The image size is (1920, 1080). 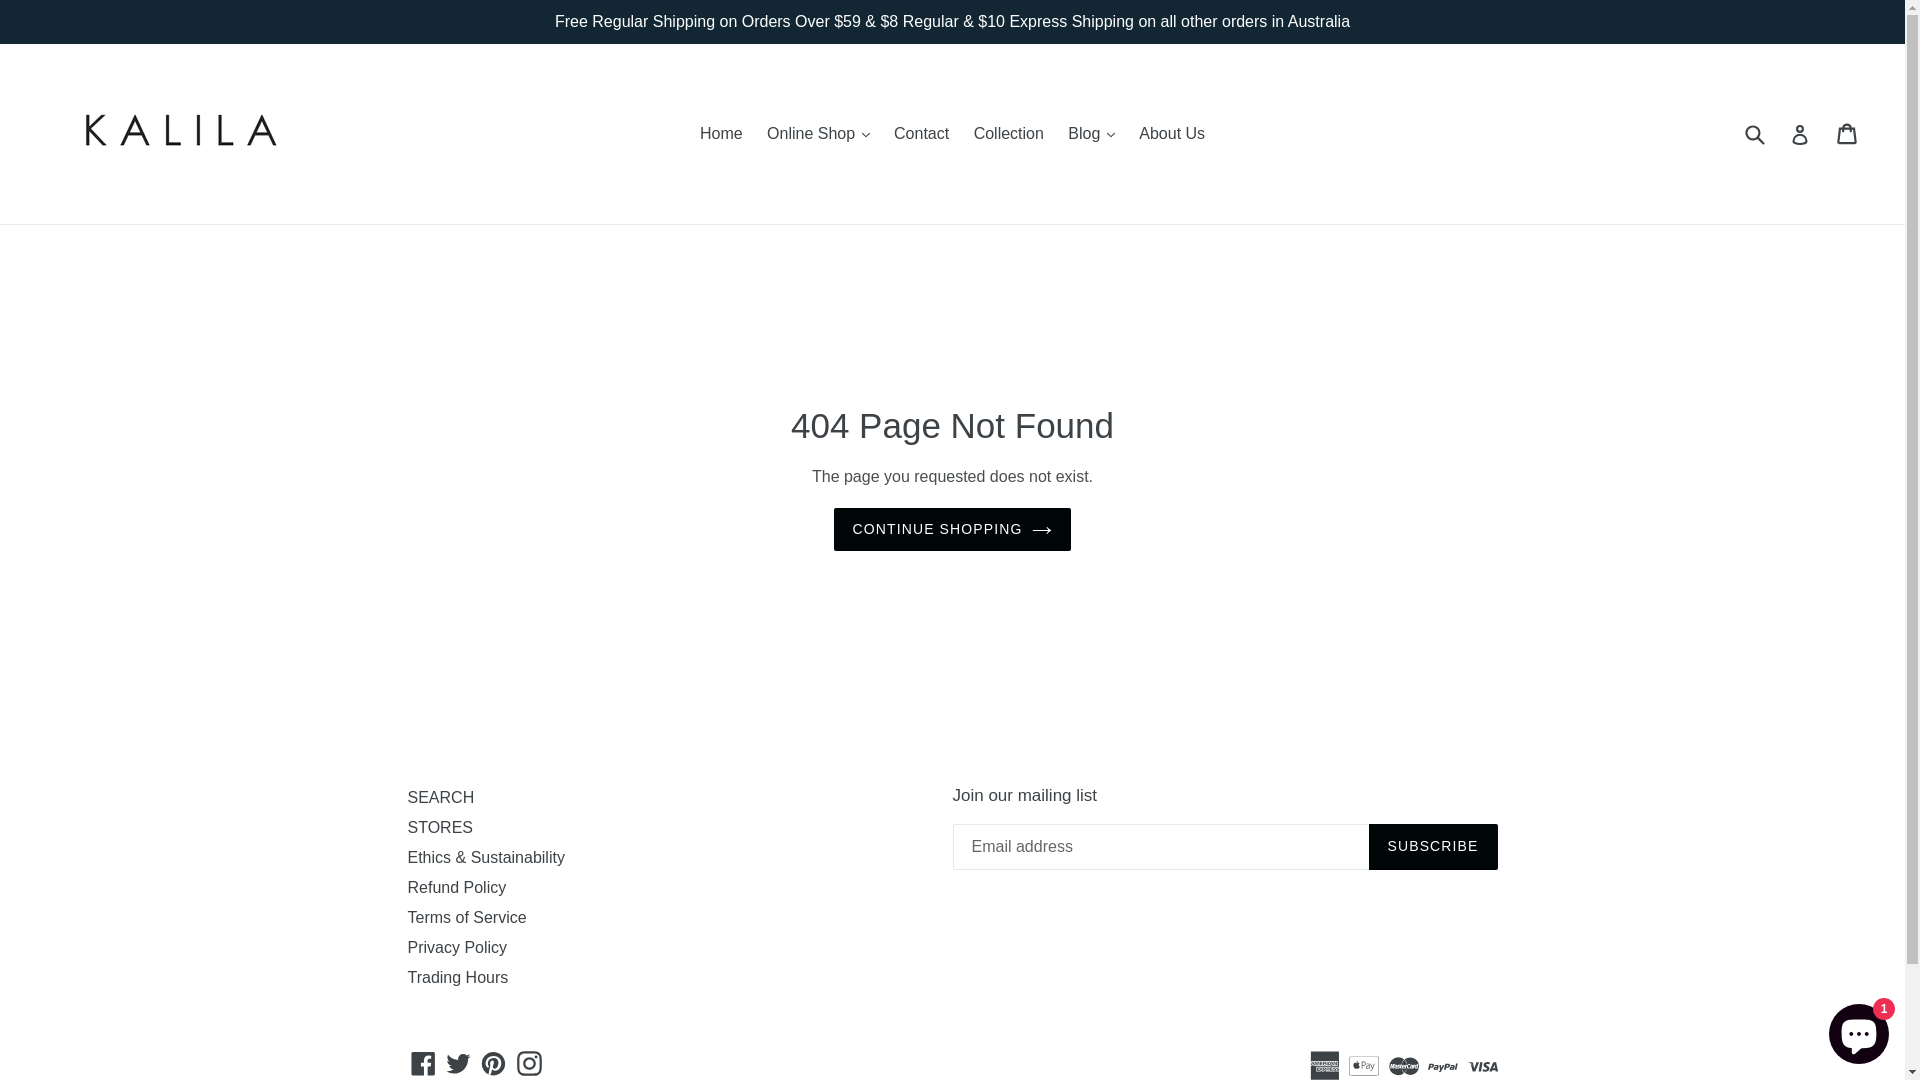 I want to click on 'About Us', so click(x=1128, y=134).